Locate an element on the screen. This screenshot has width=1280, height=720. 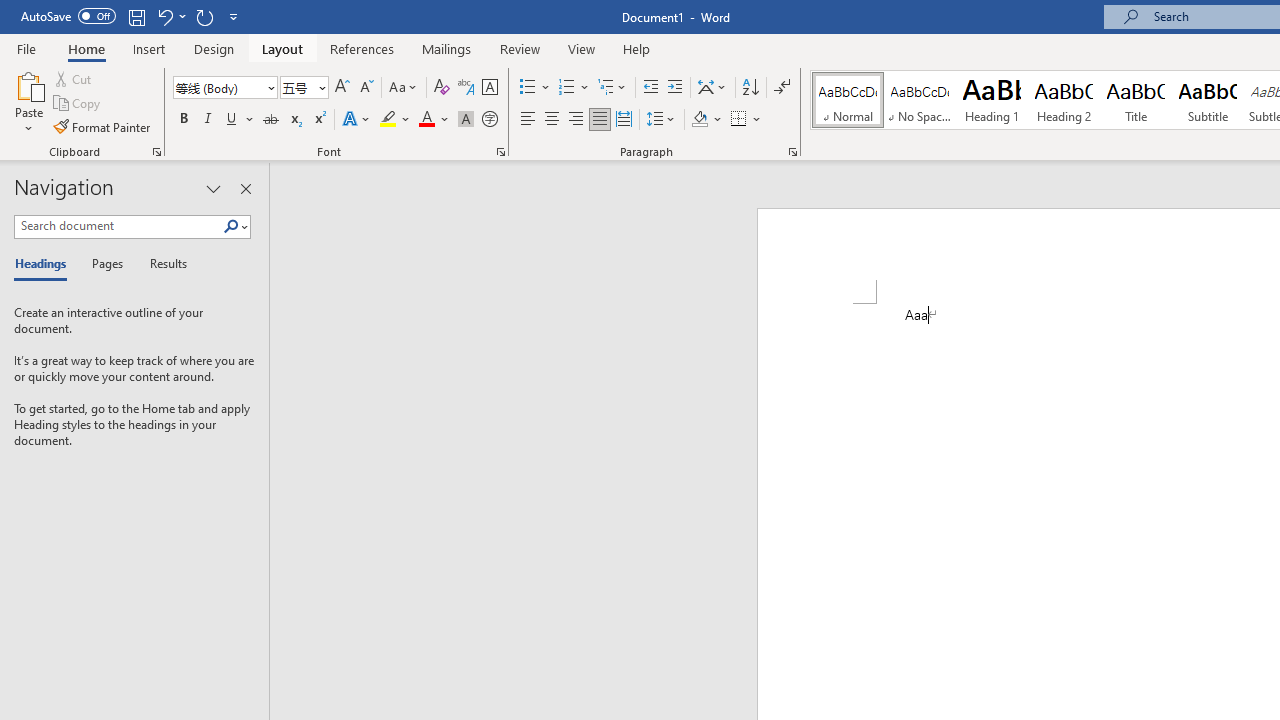
'Decrease Indent' is located at coordinates (650, 86).